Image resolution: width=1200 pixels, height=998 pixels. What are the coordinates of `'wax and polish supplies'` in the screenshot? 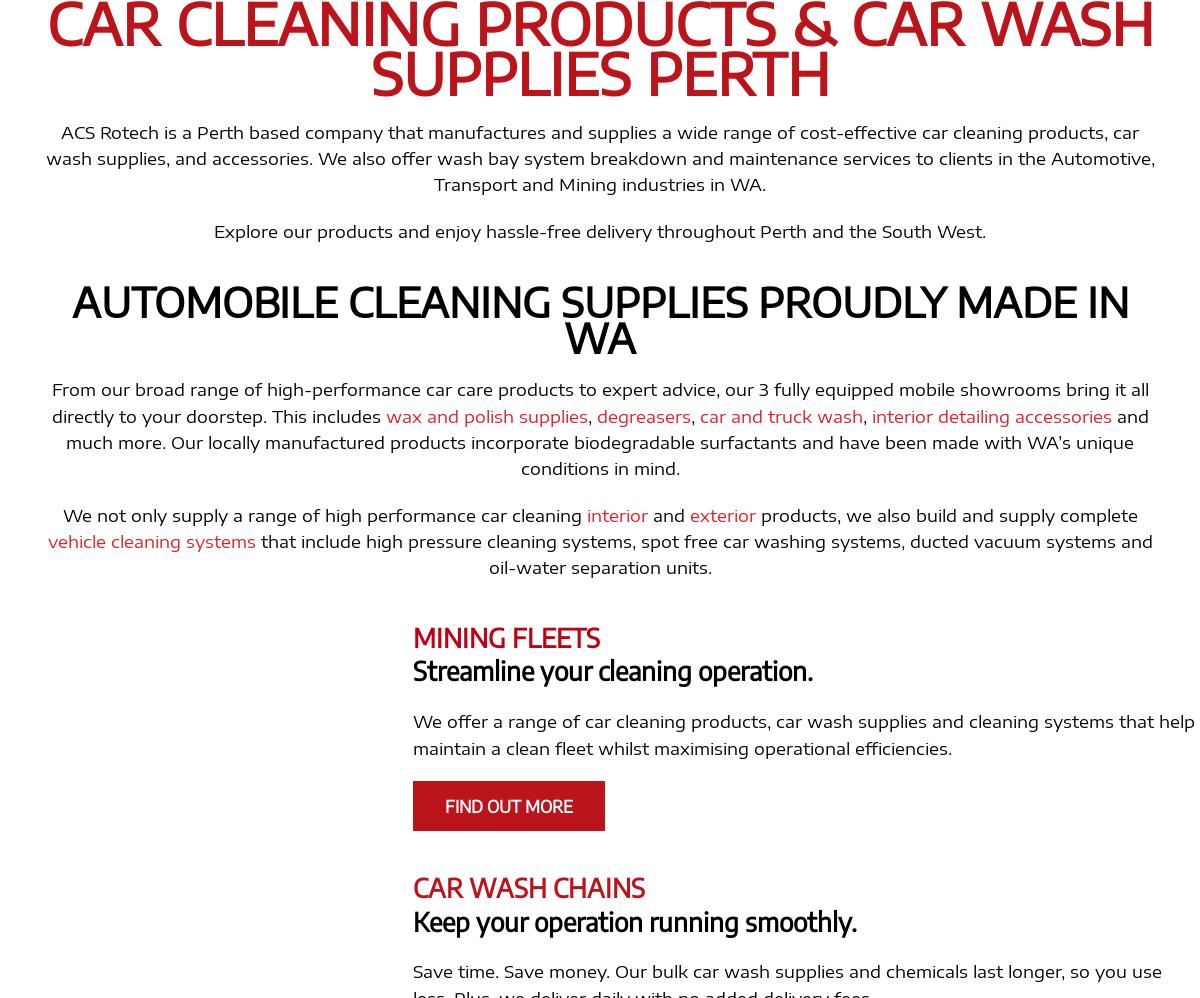 It's located at (485, 414).